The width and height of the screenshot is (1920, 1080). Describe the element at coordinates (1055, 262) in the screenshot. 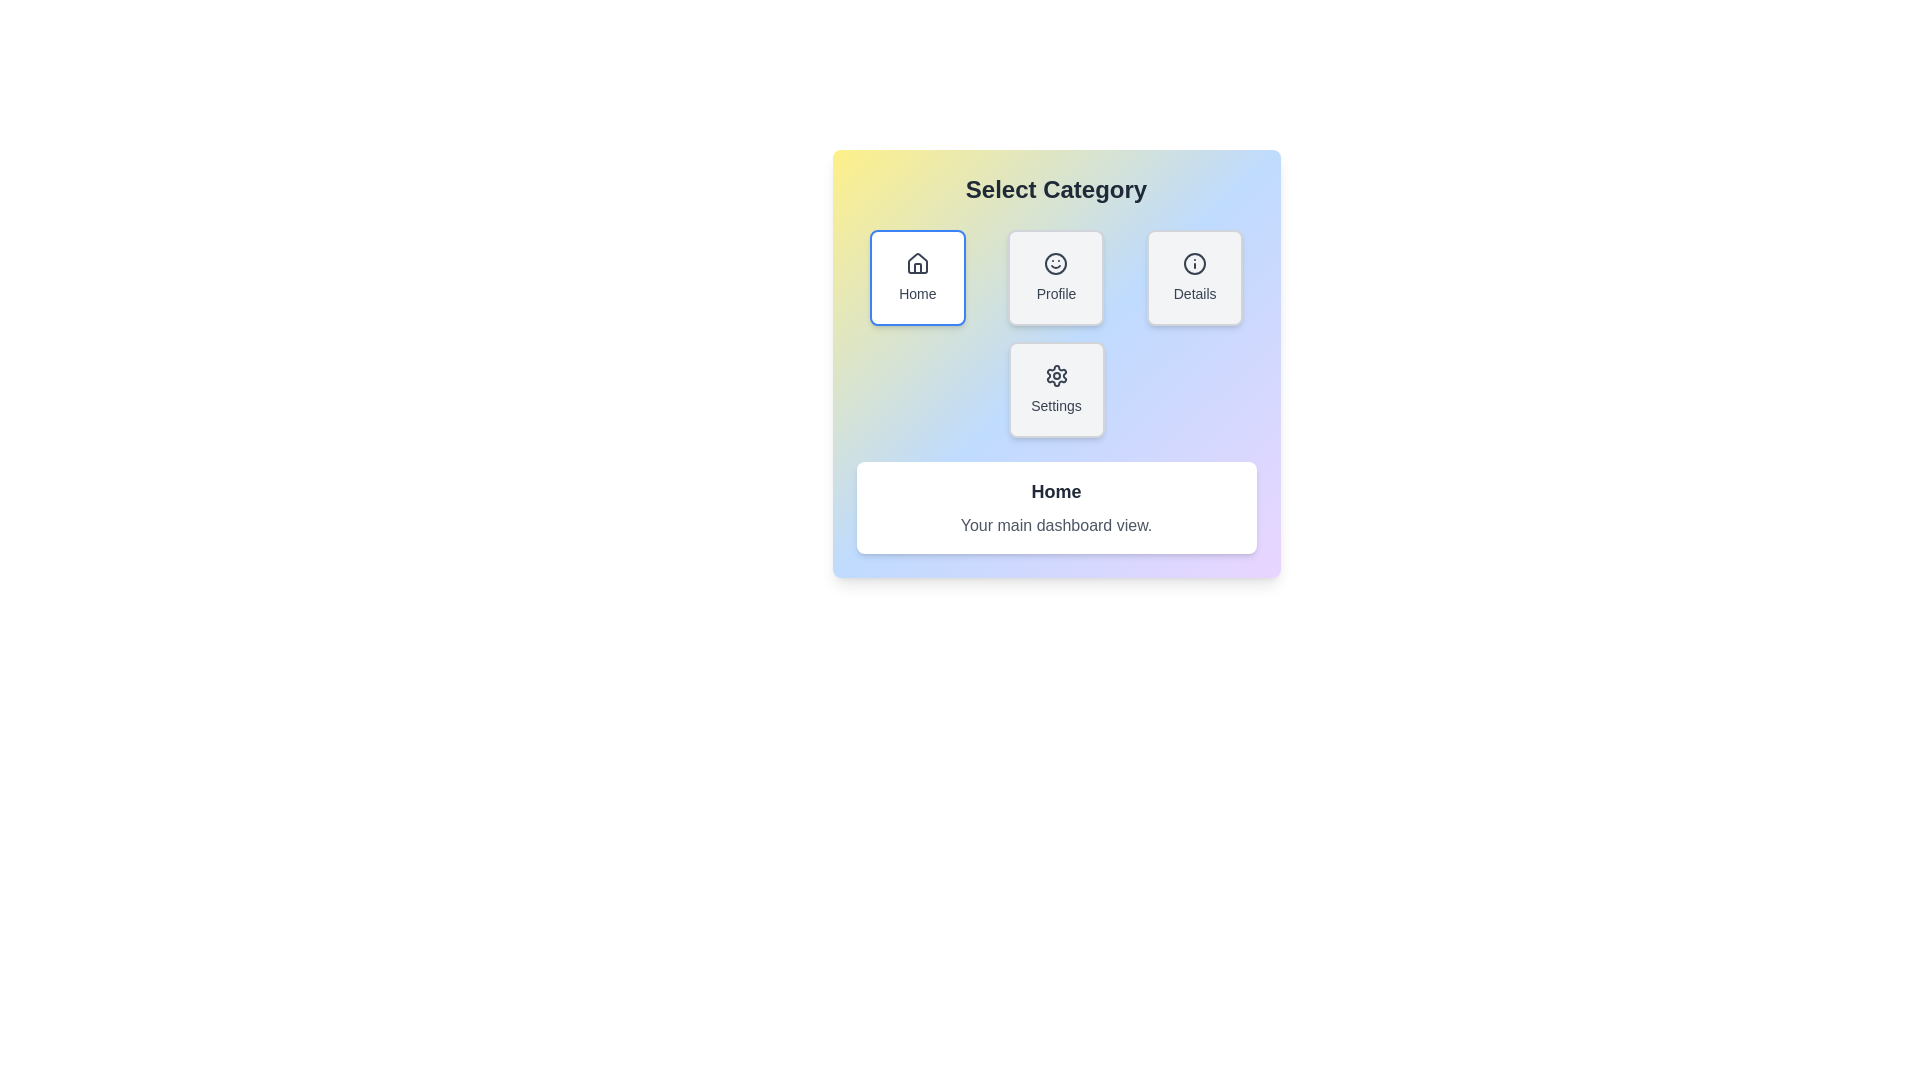

I see `the circular shape within the smiley face icon representing the profile in the 'Profile' button, which is the second button in the grid under 'Select Category'` at that location.